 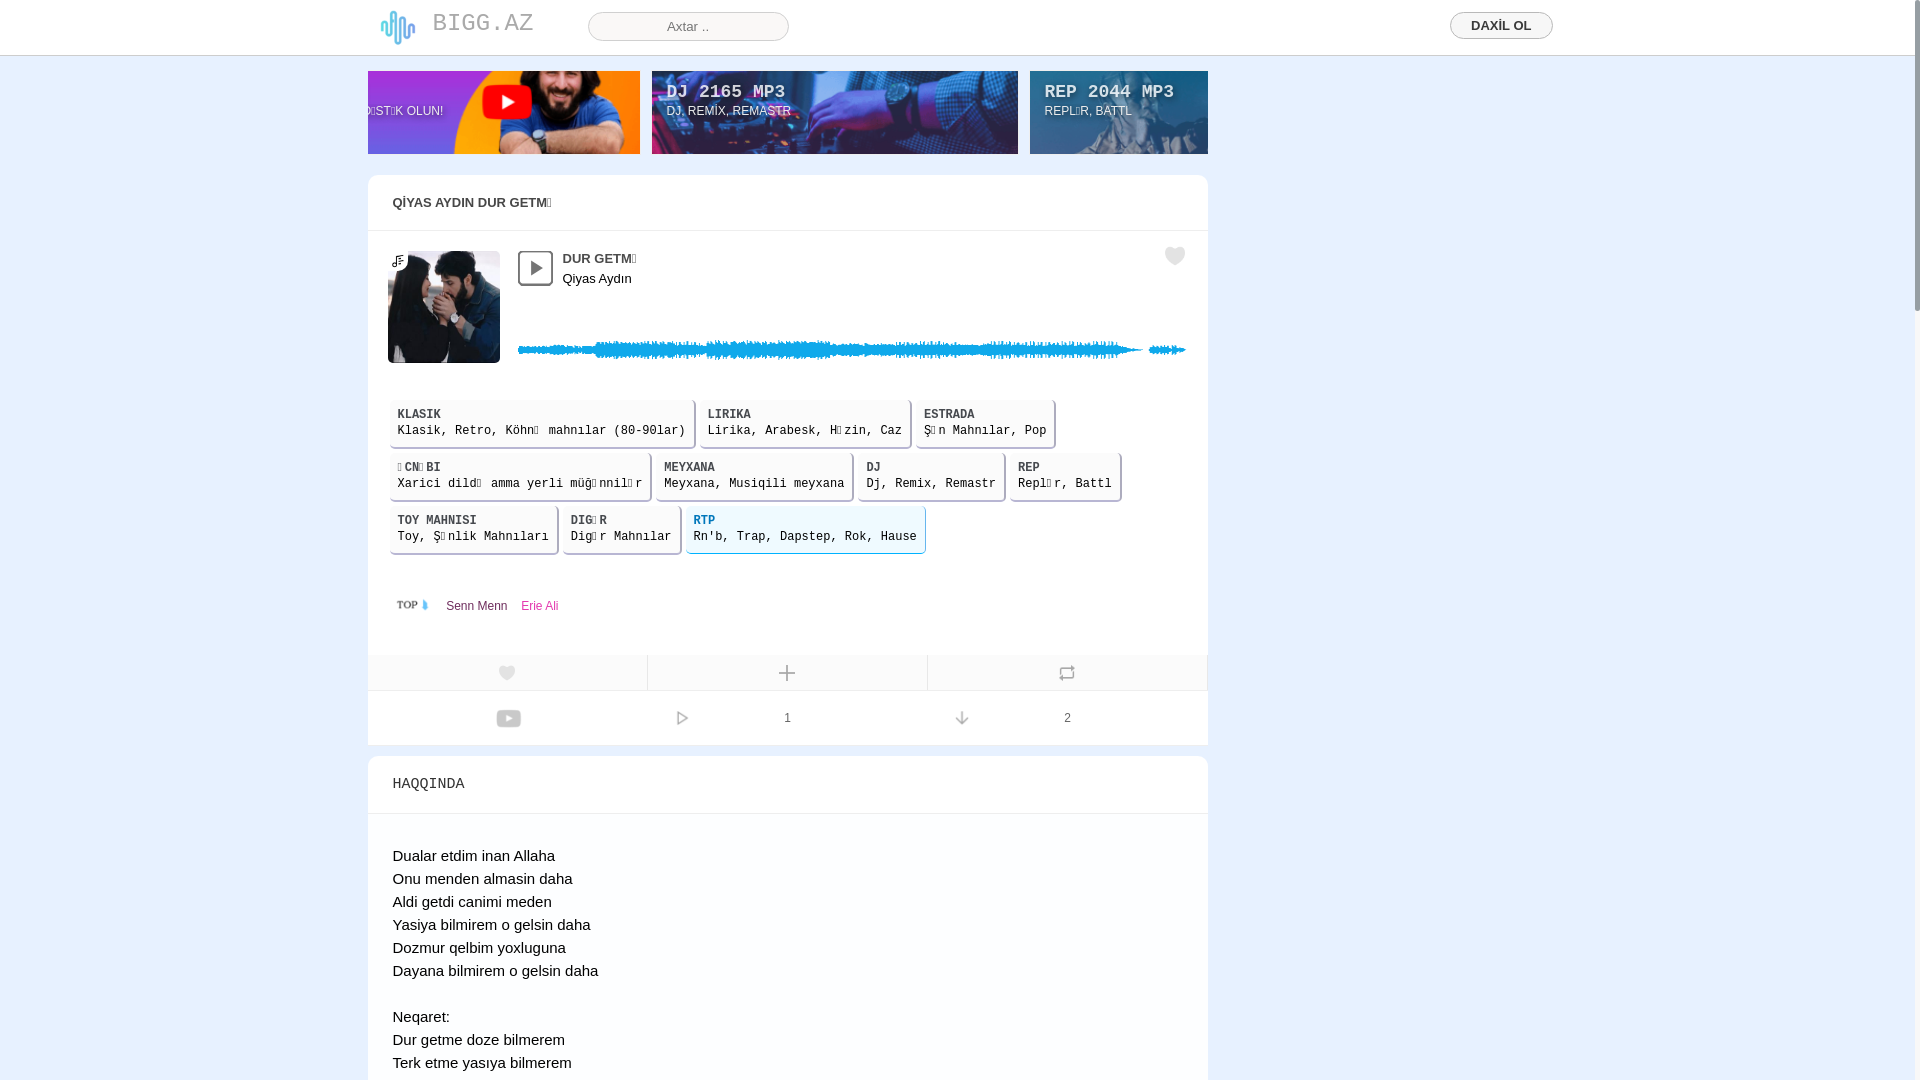 I want to click on '1', so click(x=786, y=716).